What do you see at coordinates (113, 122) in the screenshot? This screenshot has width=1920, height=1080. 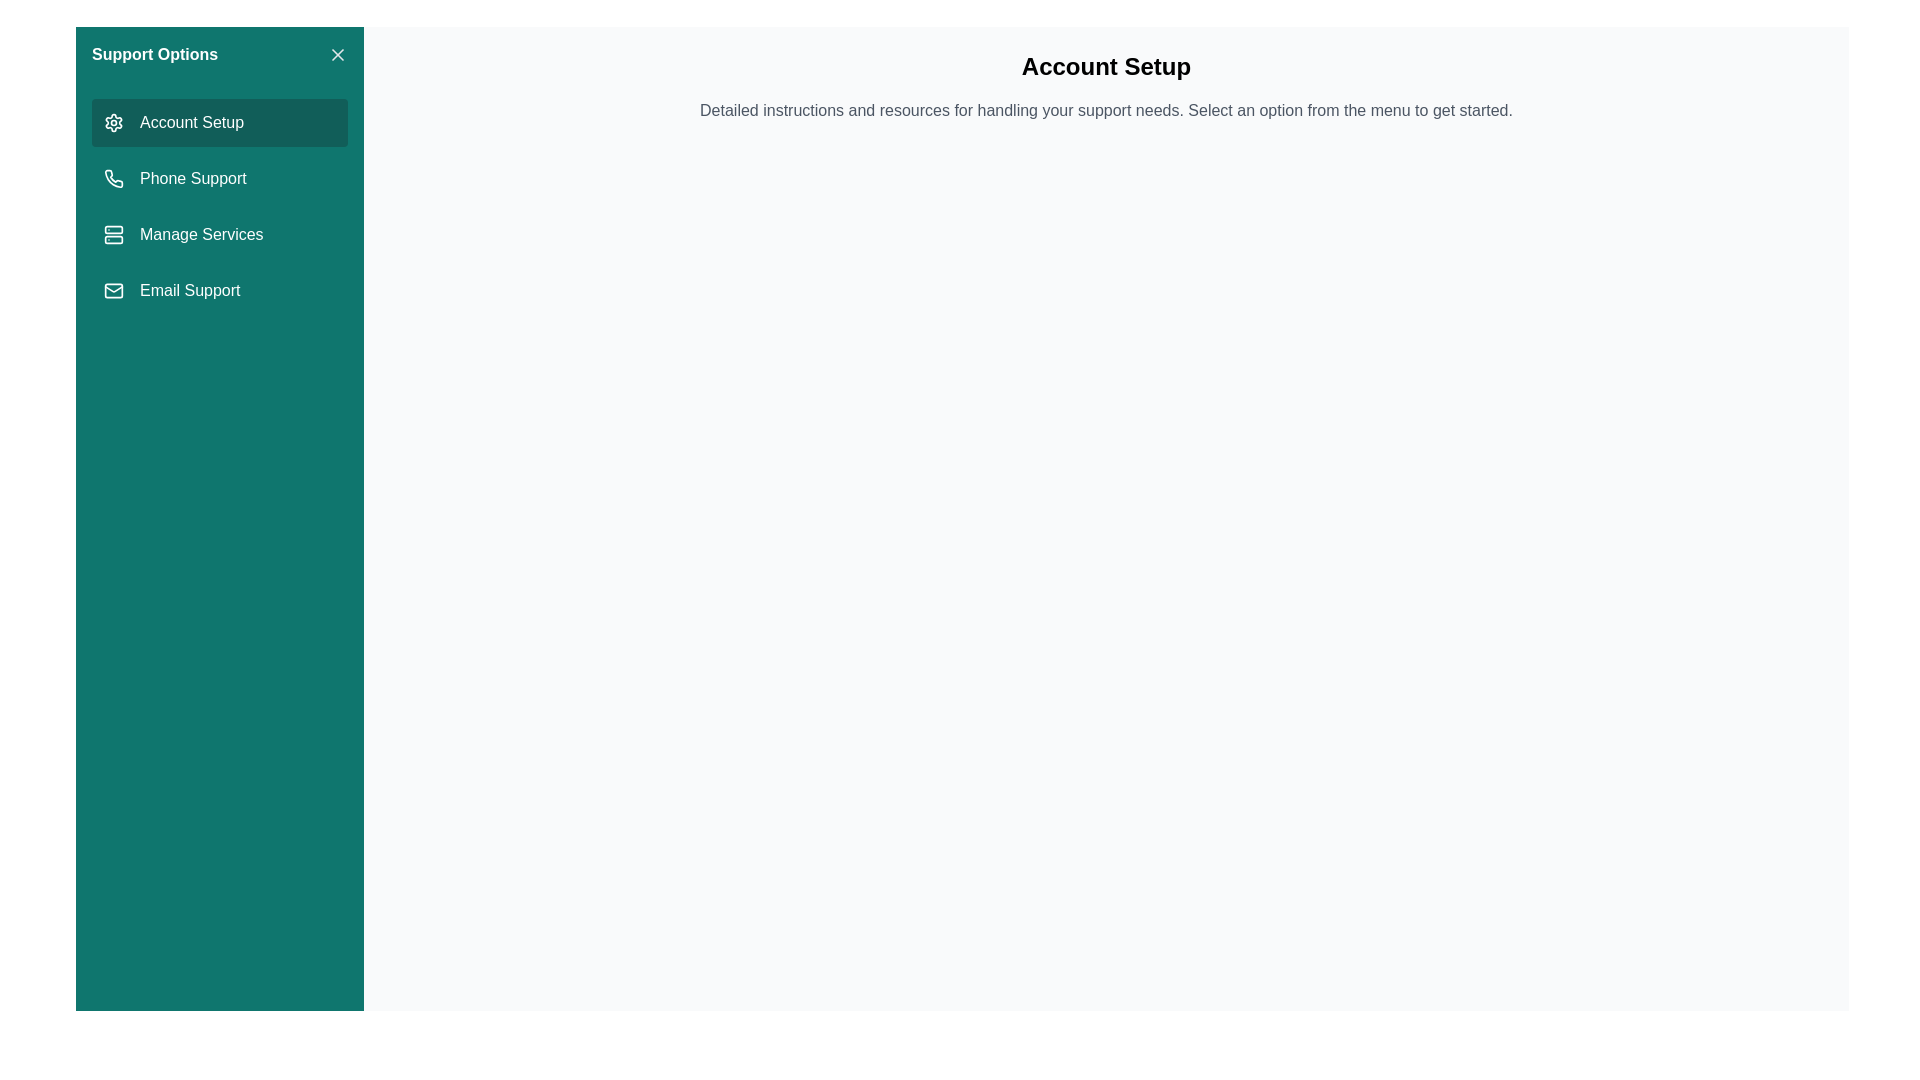 I see `the cogwheel icon with a green background in the left navigation menu, next to the 'Account Setup' text` at bounding box center [113, 122].